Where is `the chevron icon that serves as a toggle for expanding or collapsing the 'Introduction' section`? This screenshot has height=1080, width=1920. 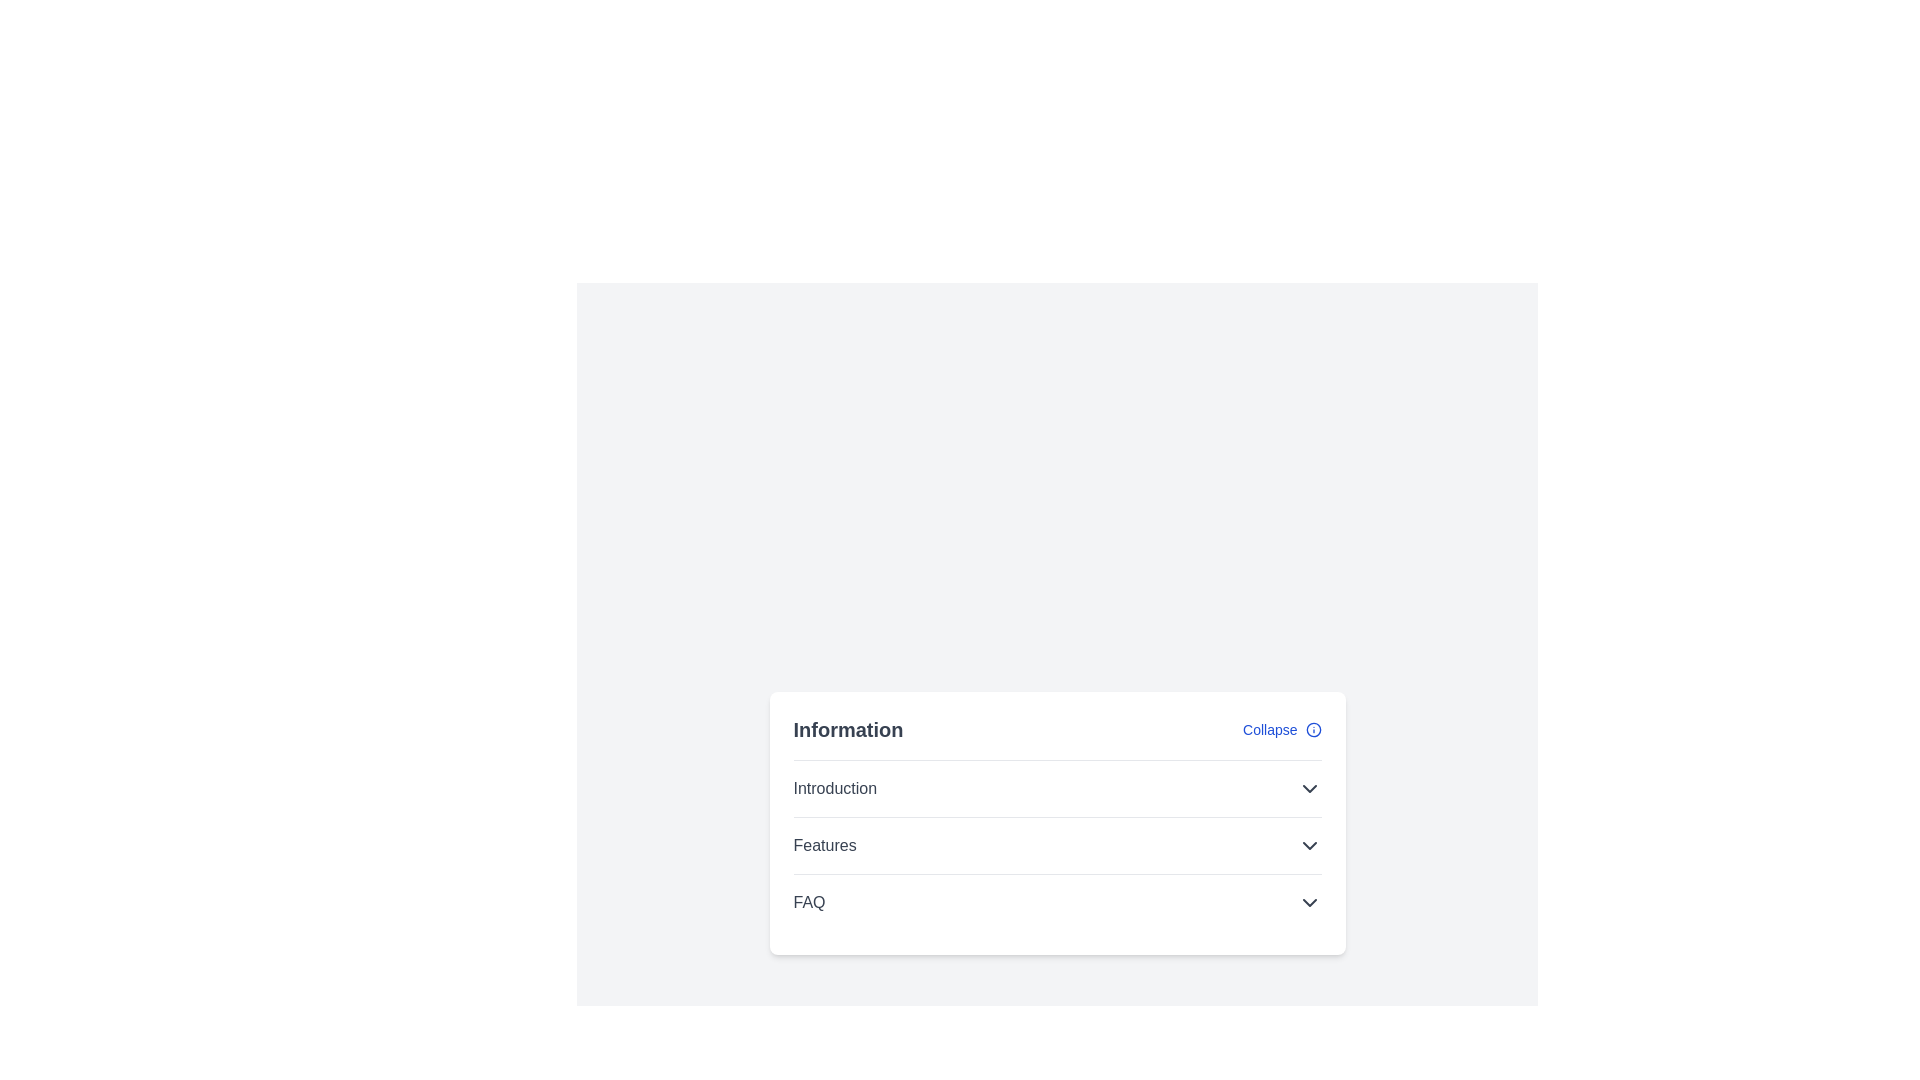 the chevron icon that serves as a toggle for expanding or collapsing the 'Introduction' section is located at coordinates (1309, 787).